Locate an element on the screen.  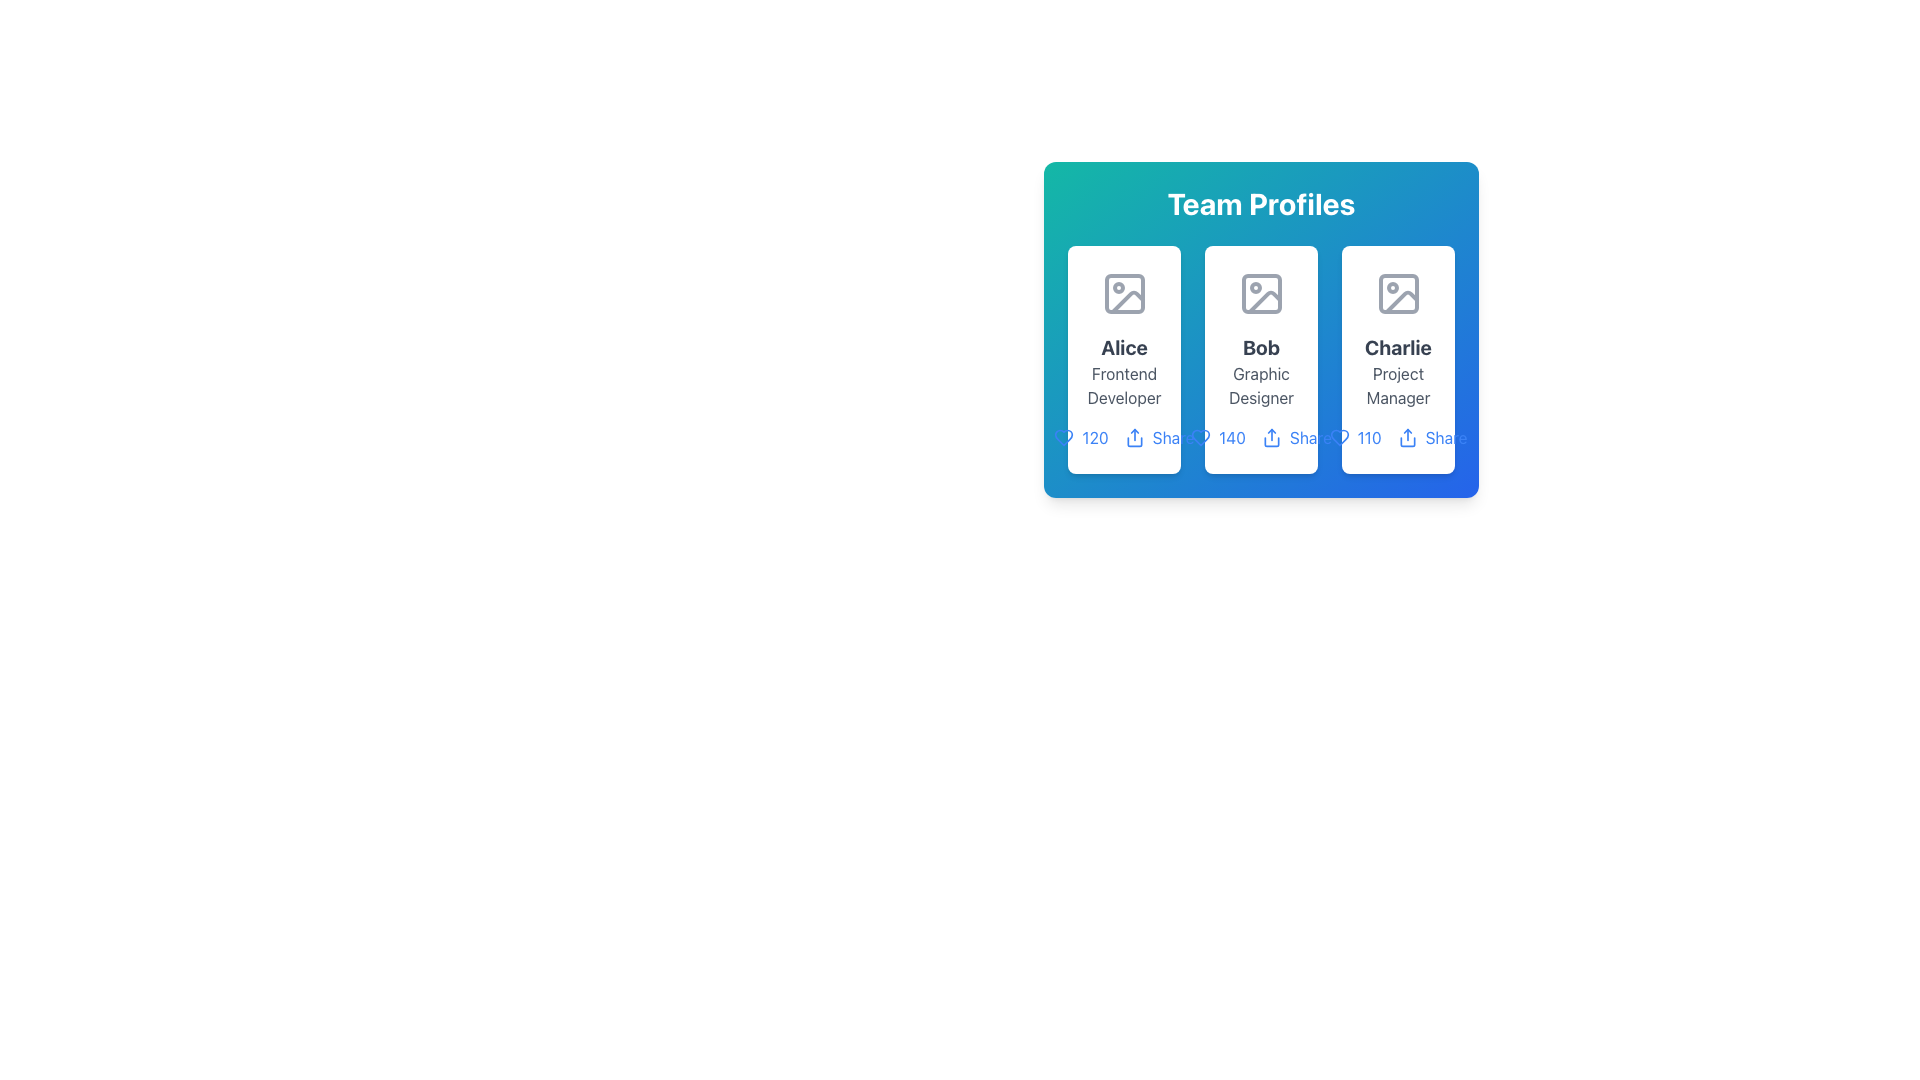
the like count number under the profile labeled 'Charlie' is located at coordinates (1355, 437).